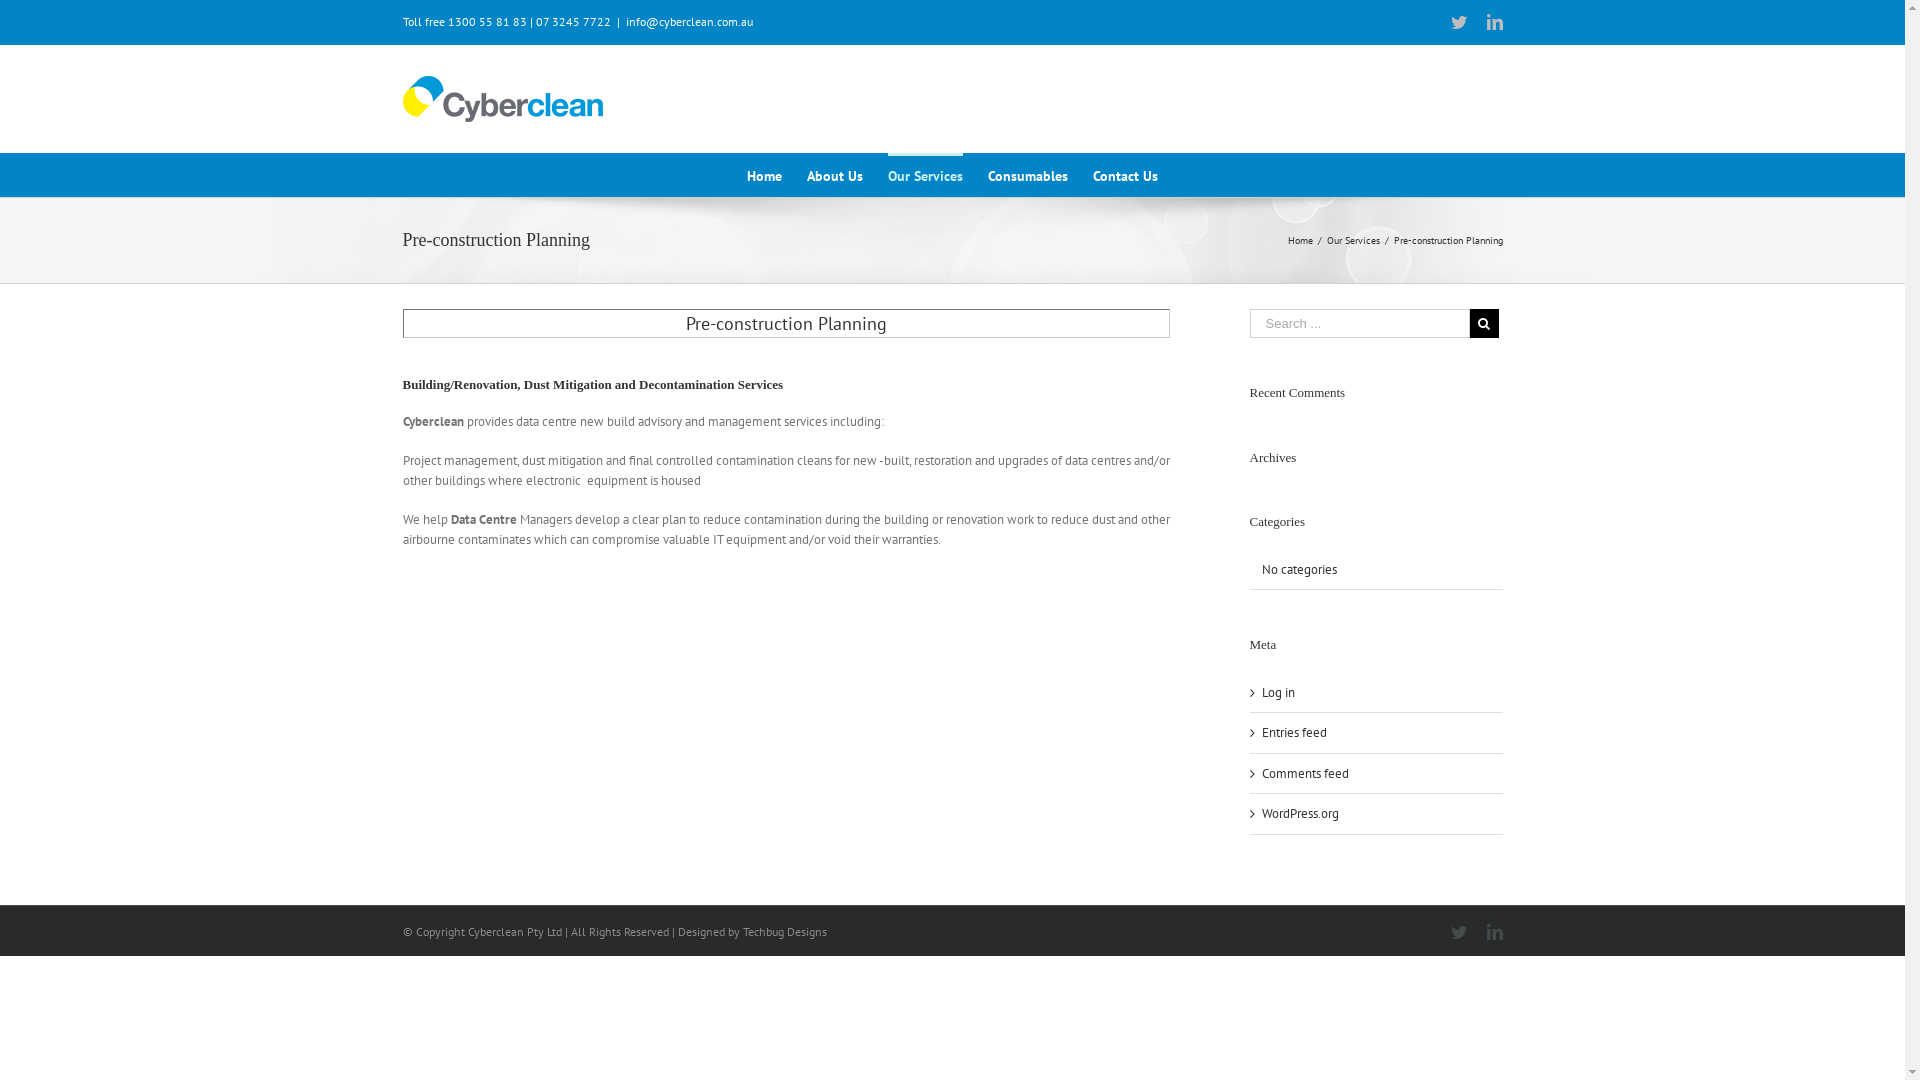  Describe the element at coordinates (1261, 771) in the screenshot. I see `'Comments feed'` at that location.